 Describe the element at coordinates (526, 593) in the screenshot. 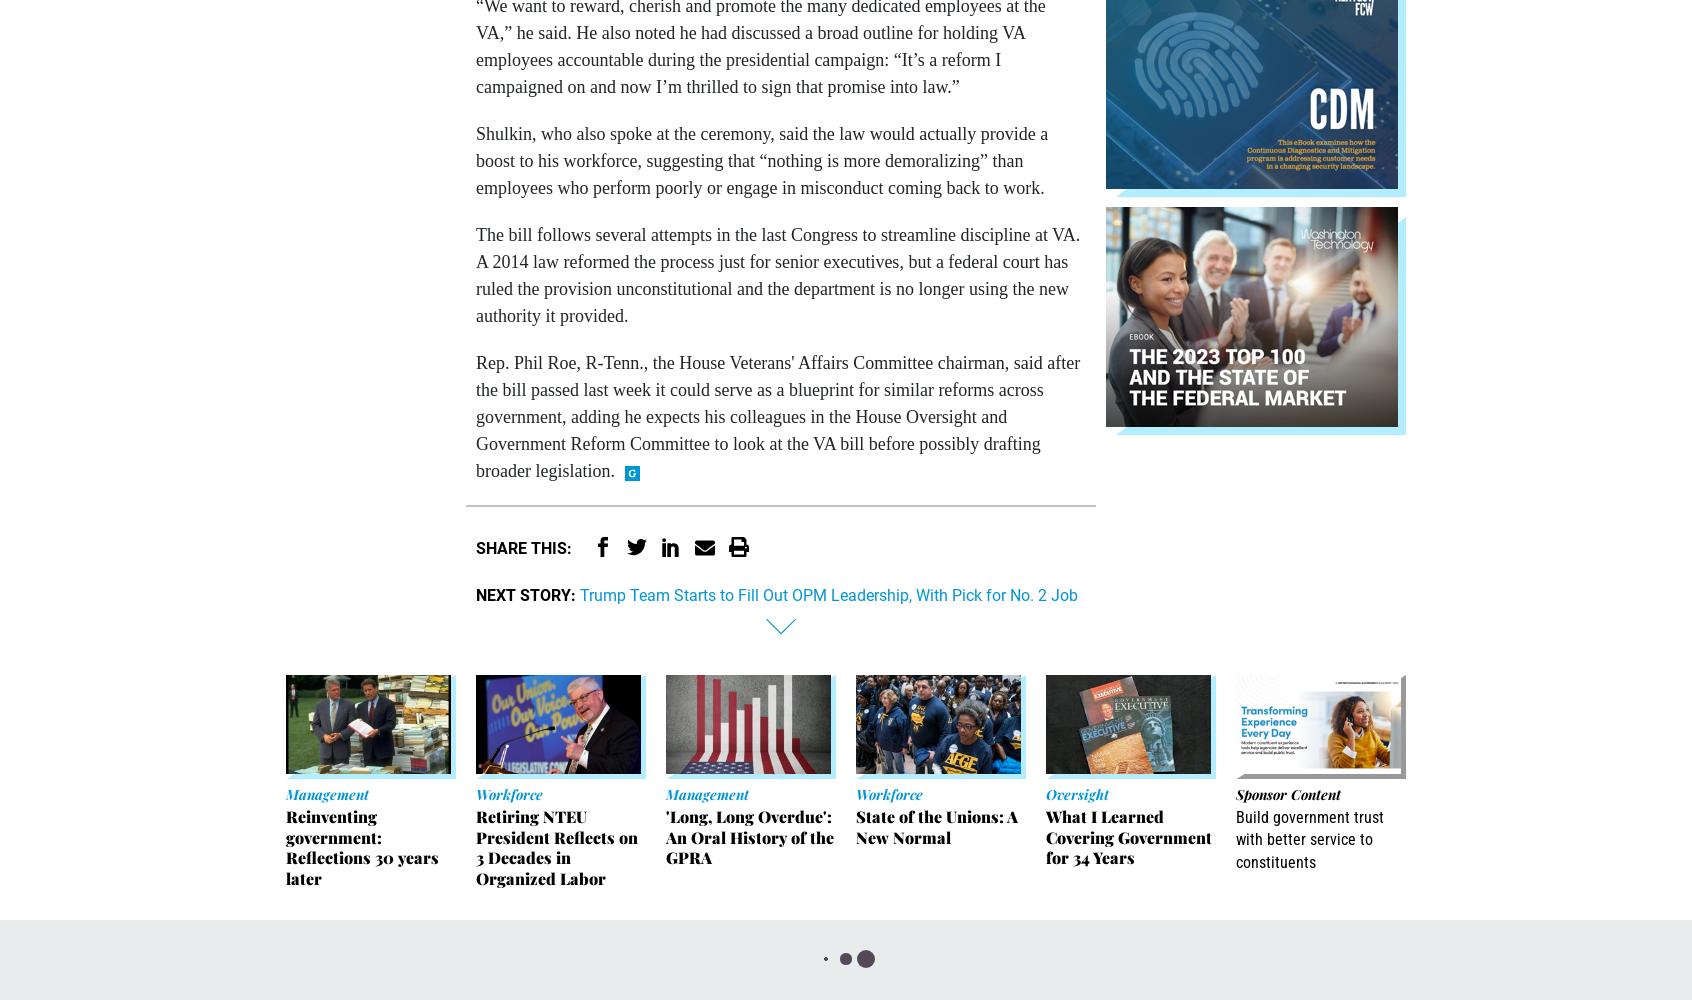

I see `'NEXT STORY:'` at that location.